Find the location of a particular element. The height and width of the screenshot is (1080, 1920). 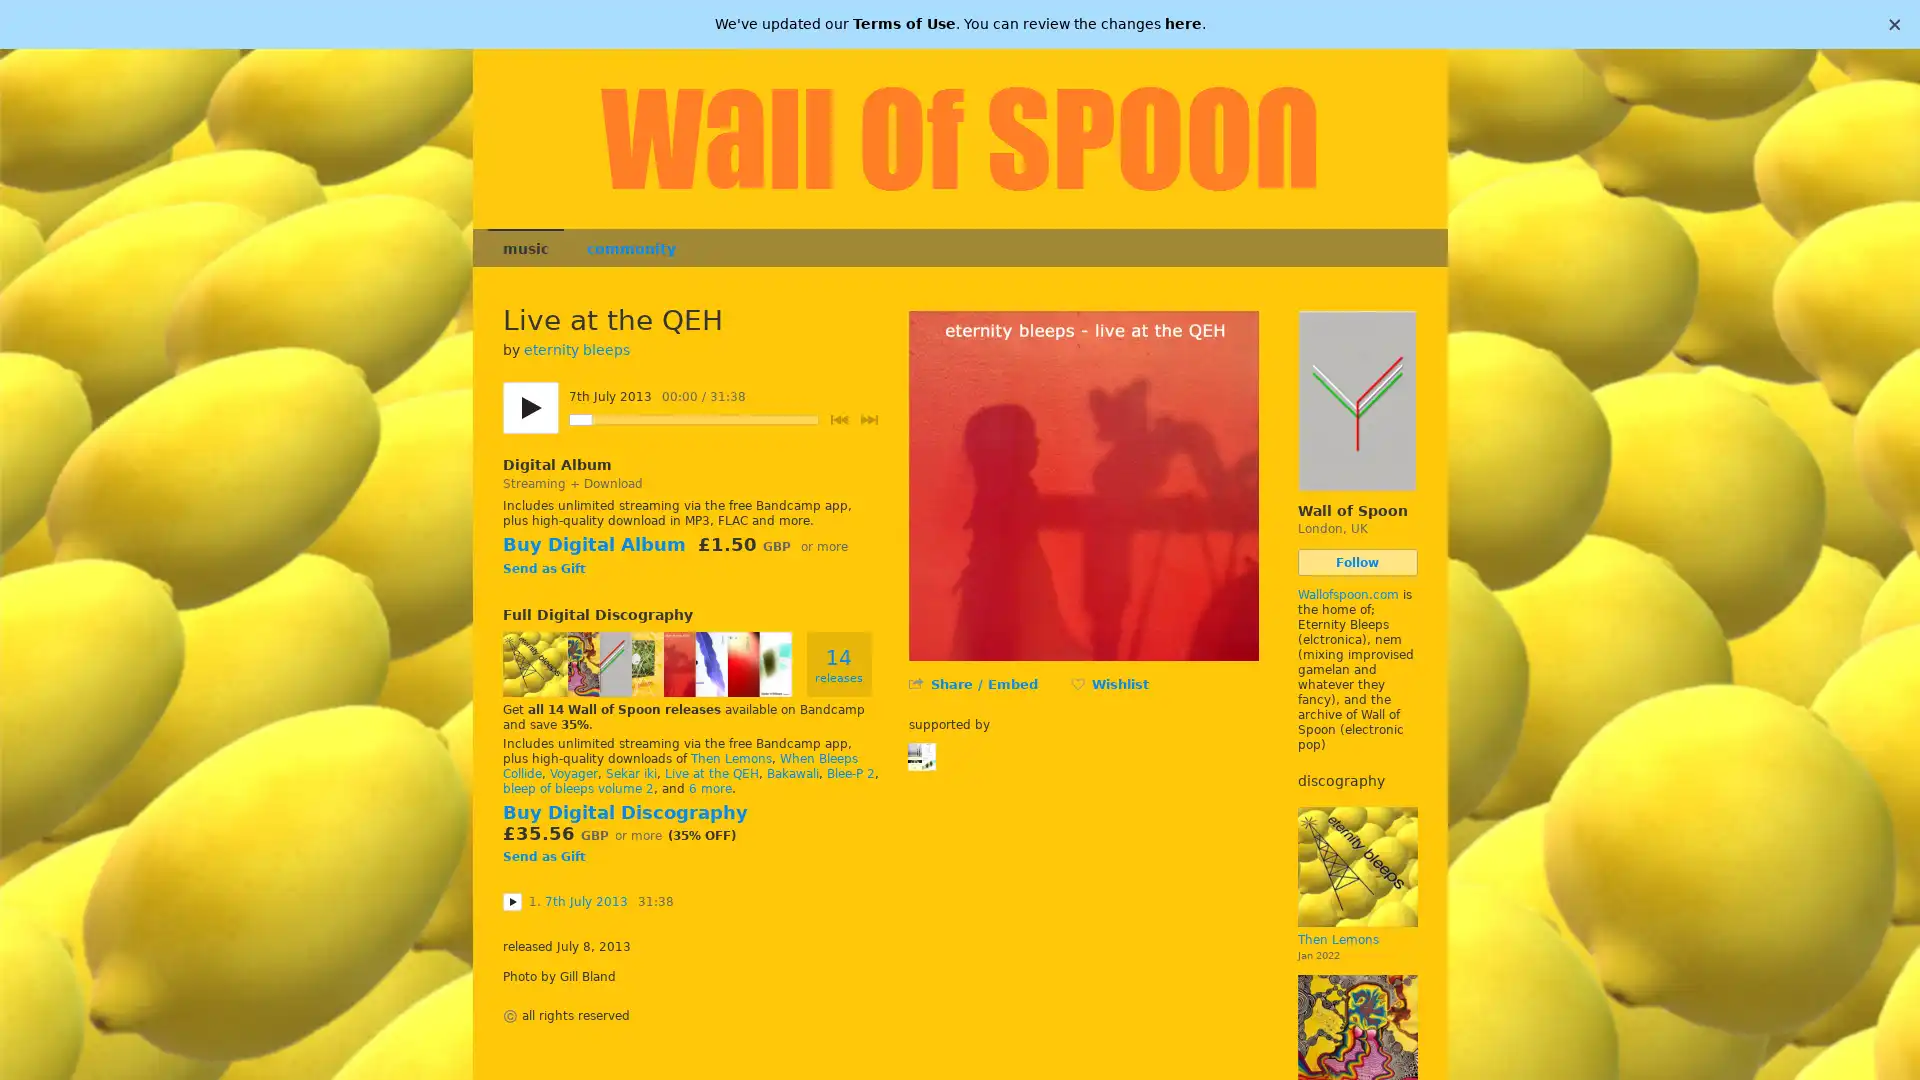

Send as Gift is located at coordinates (543, 855).